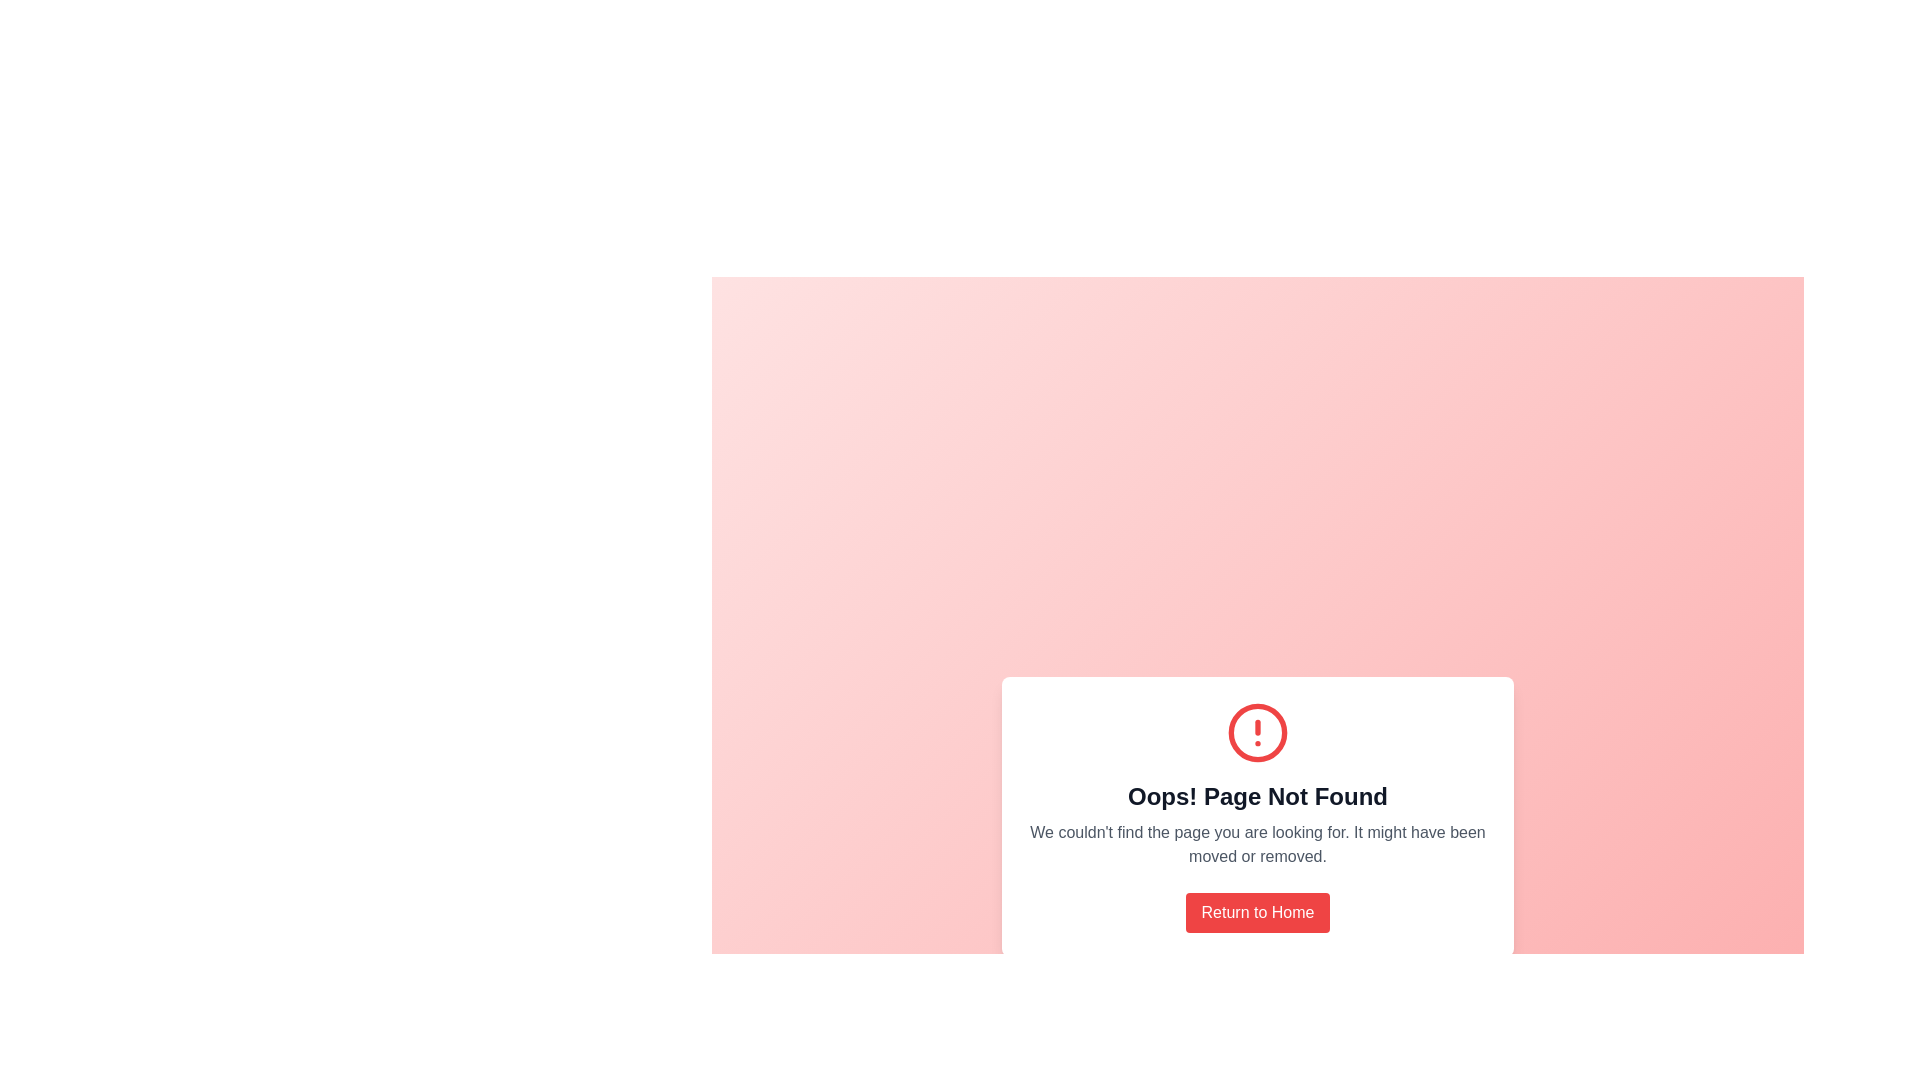 This screenshot has width=1920, height=1080. I want to click on the alert/error icon that is centrally placed above the title text 'Oops! Page Not Found', so click(1256, 732).